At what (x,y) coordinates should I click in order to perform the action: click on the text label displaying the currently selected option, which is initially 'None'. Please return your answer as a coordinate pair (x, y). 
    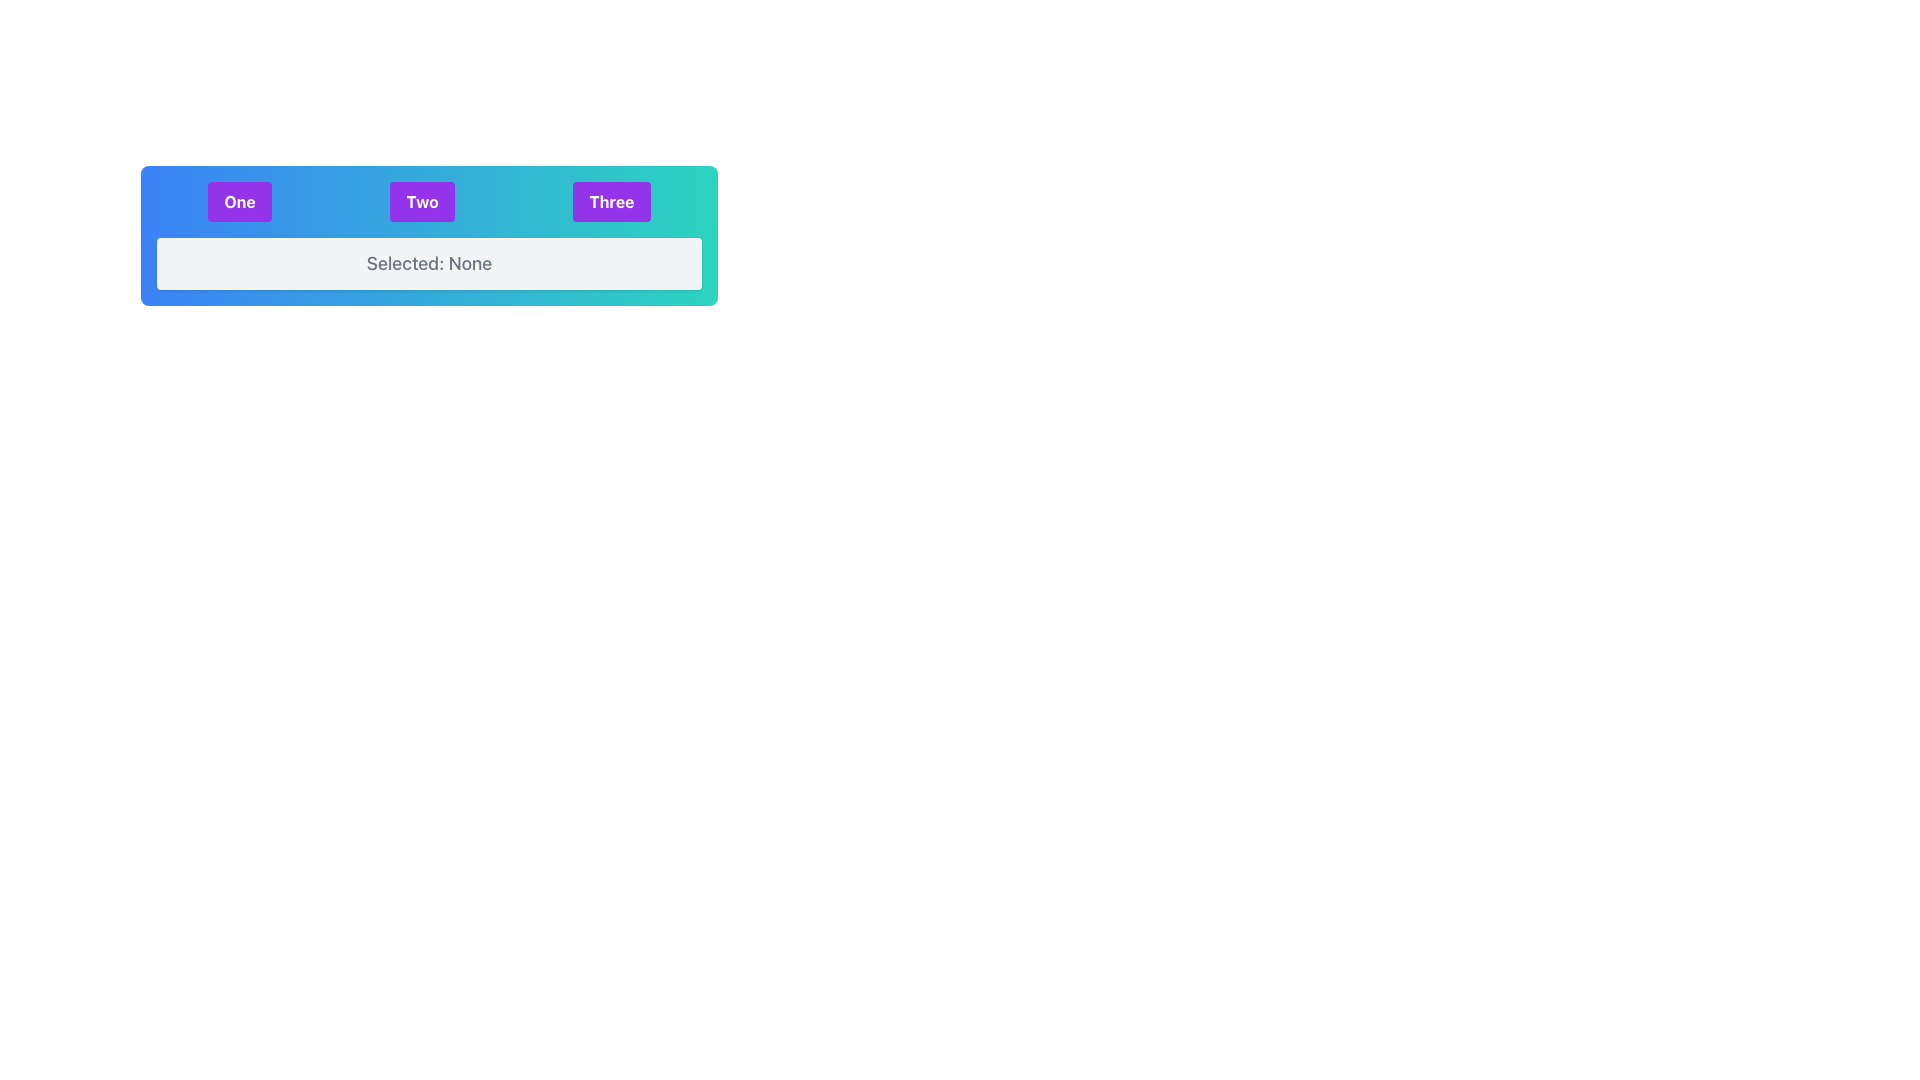
    Looking at the image, I should click on (428, 262).